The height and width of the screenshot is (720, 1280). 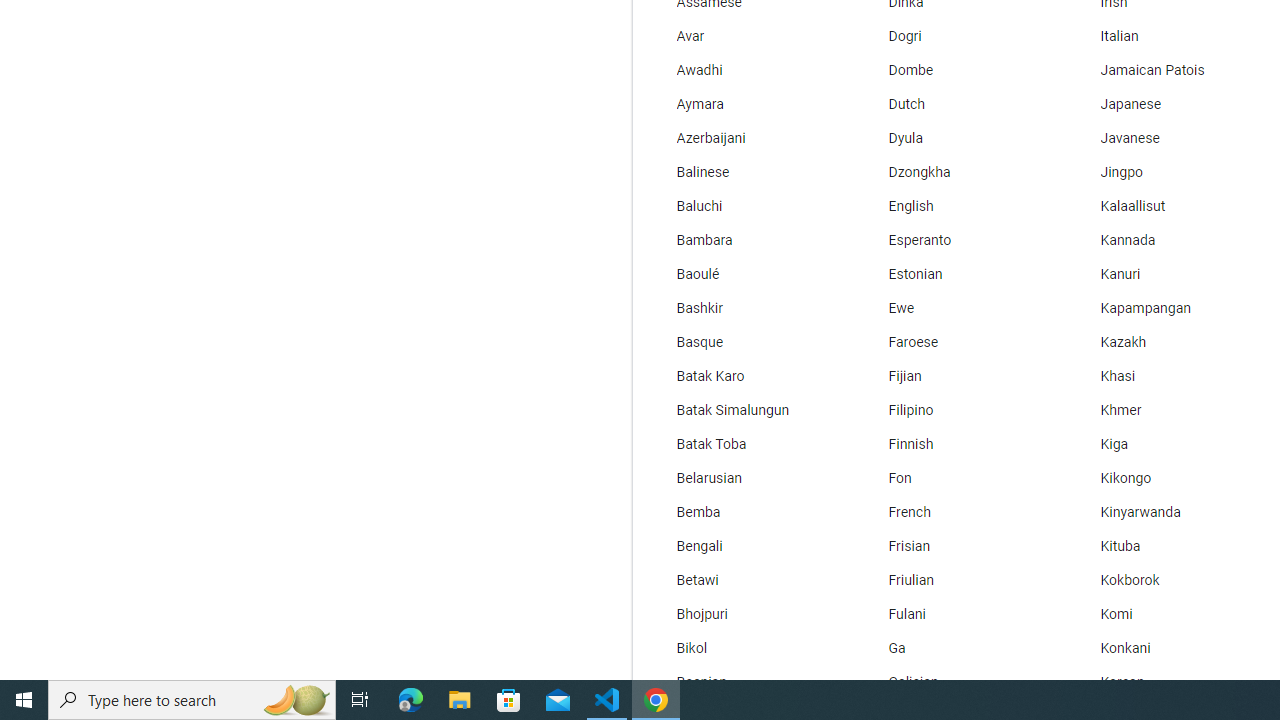 I want to click on 'Dutch', so click(x=956, y=105).